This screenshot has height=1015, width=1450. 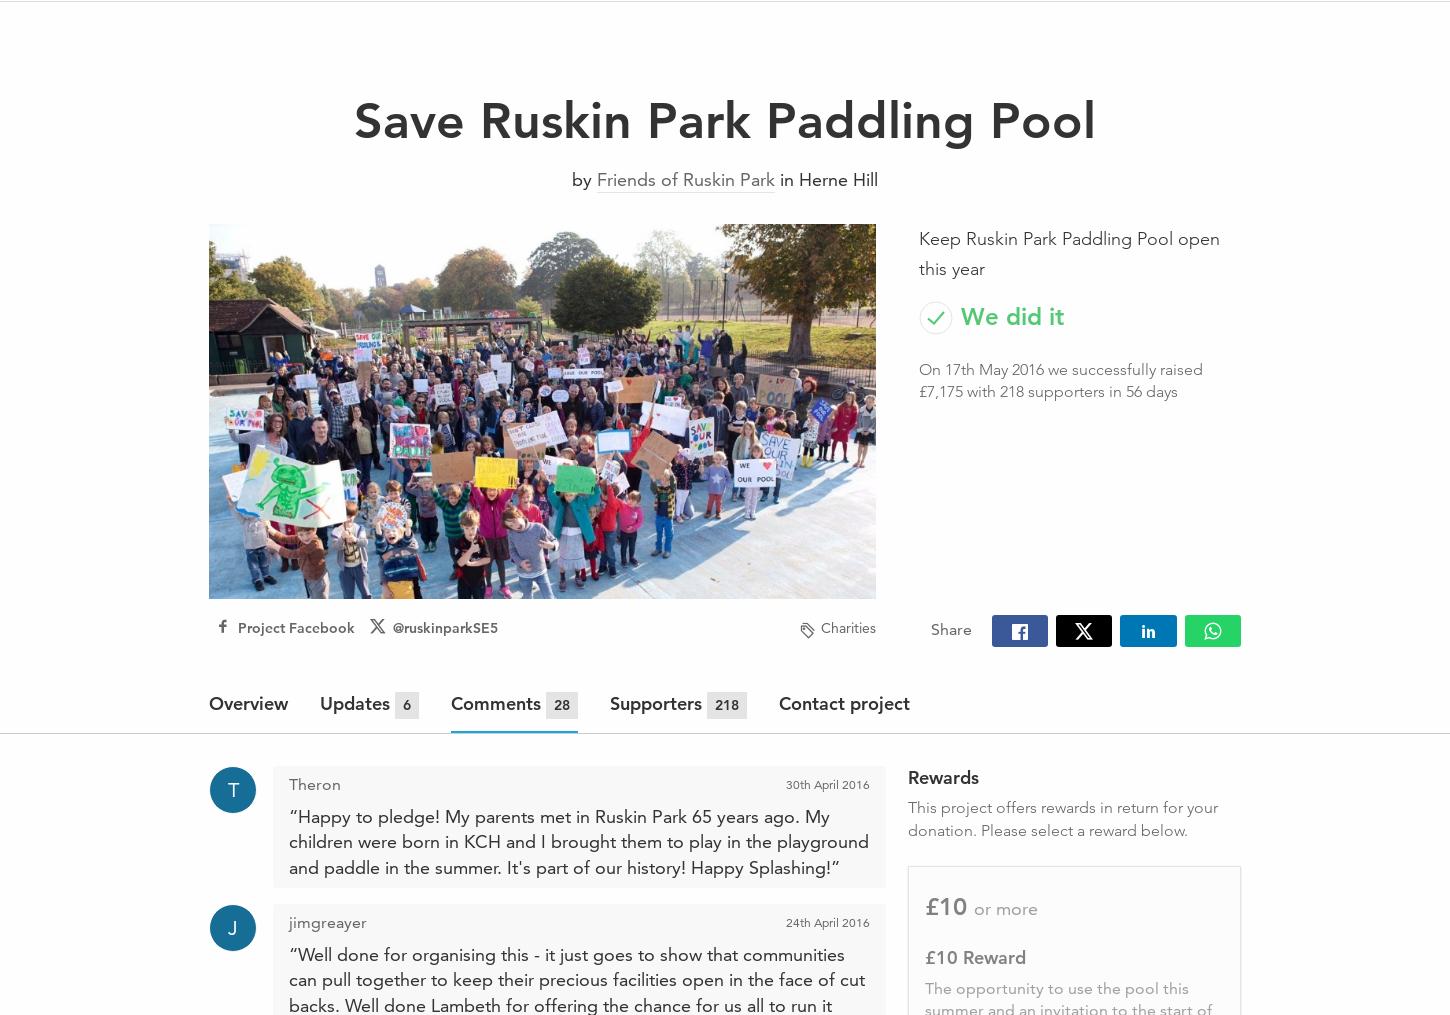 What do you see at coordinates (231, 787) in the screenshot?
I see `'T'` at bounding box center [231, 787].